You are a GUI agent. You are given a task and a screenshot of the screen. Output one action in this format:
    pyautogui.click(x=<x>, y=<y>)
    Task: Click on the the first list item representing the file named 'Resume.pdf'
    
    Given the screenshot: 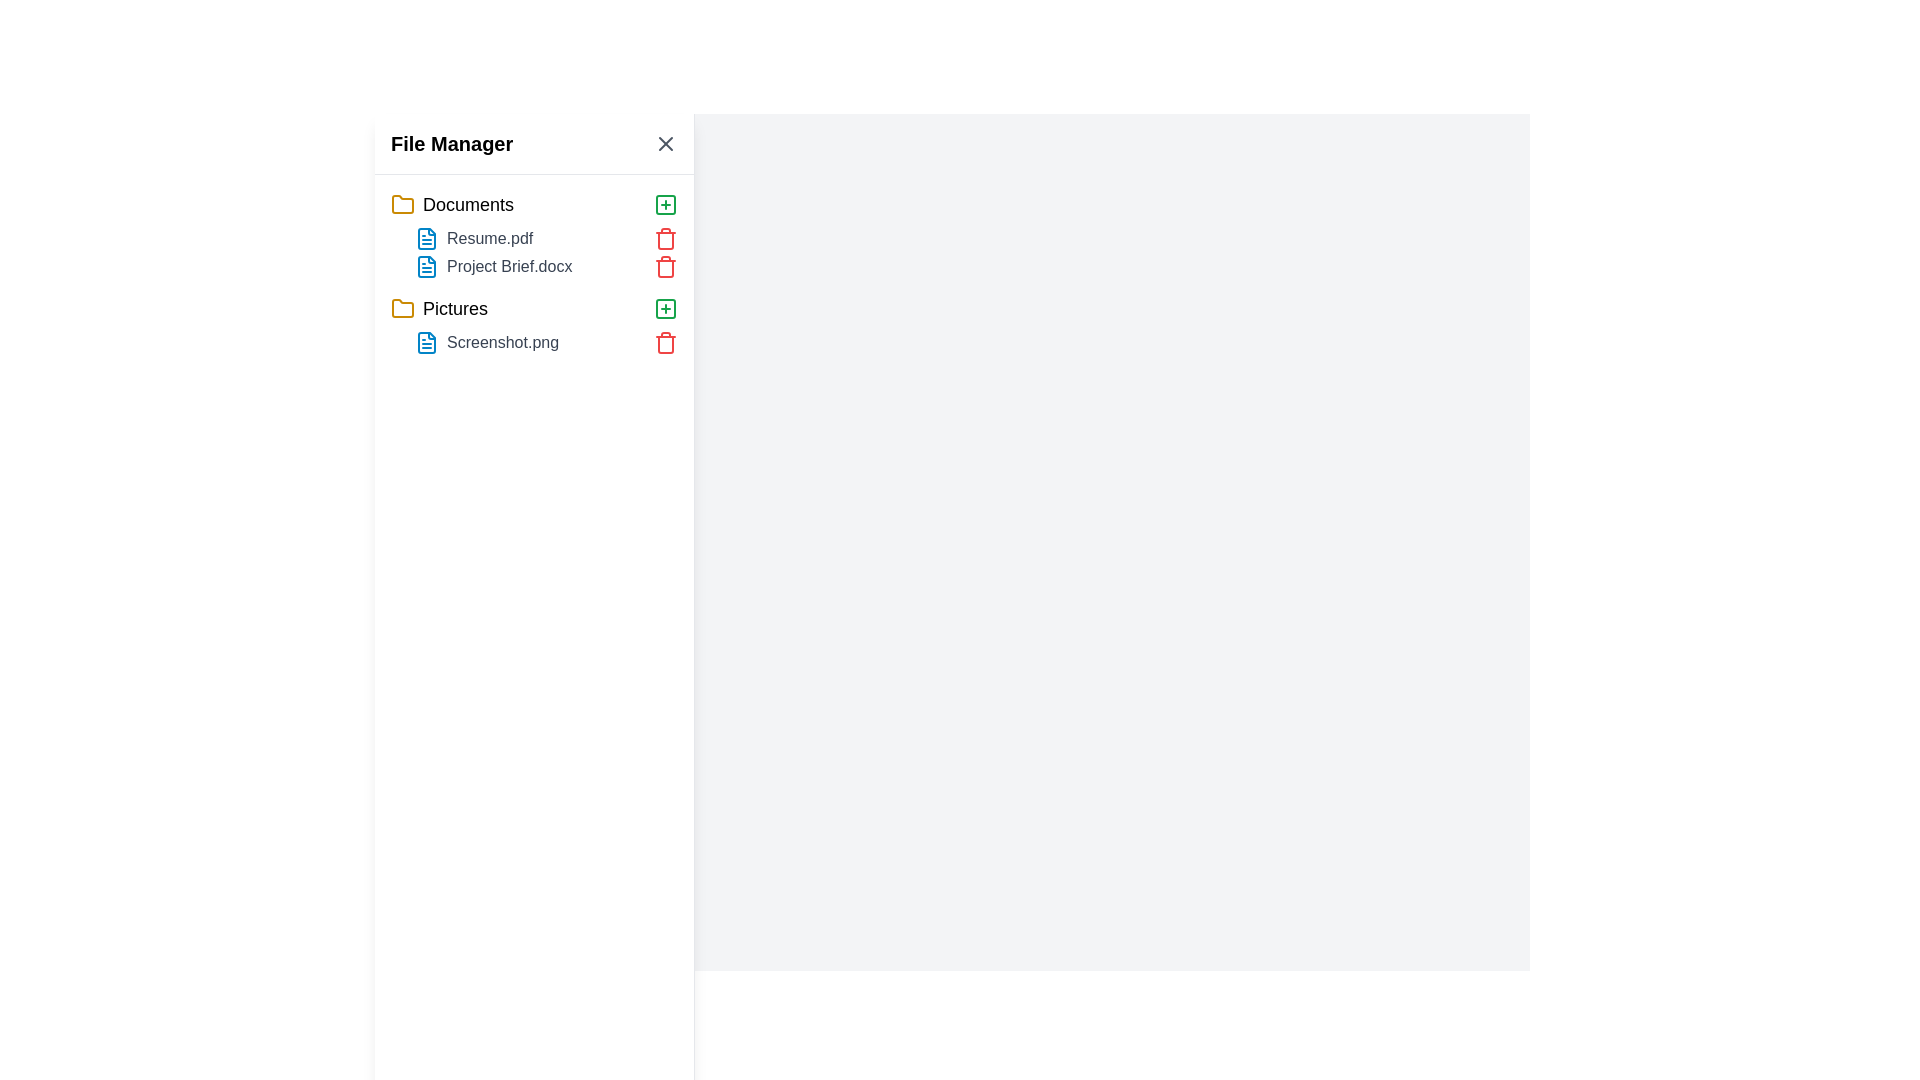 What is the action you would take?
    pyautogui.click(x=546, y=238)
    